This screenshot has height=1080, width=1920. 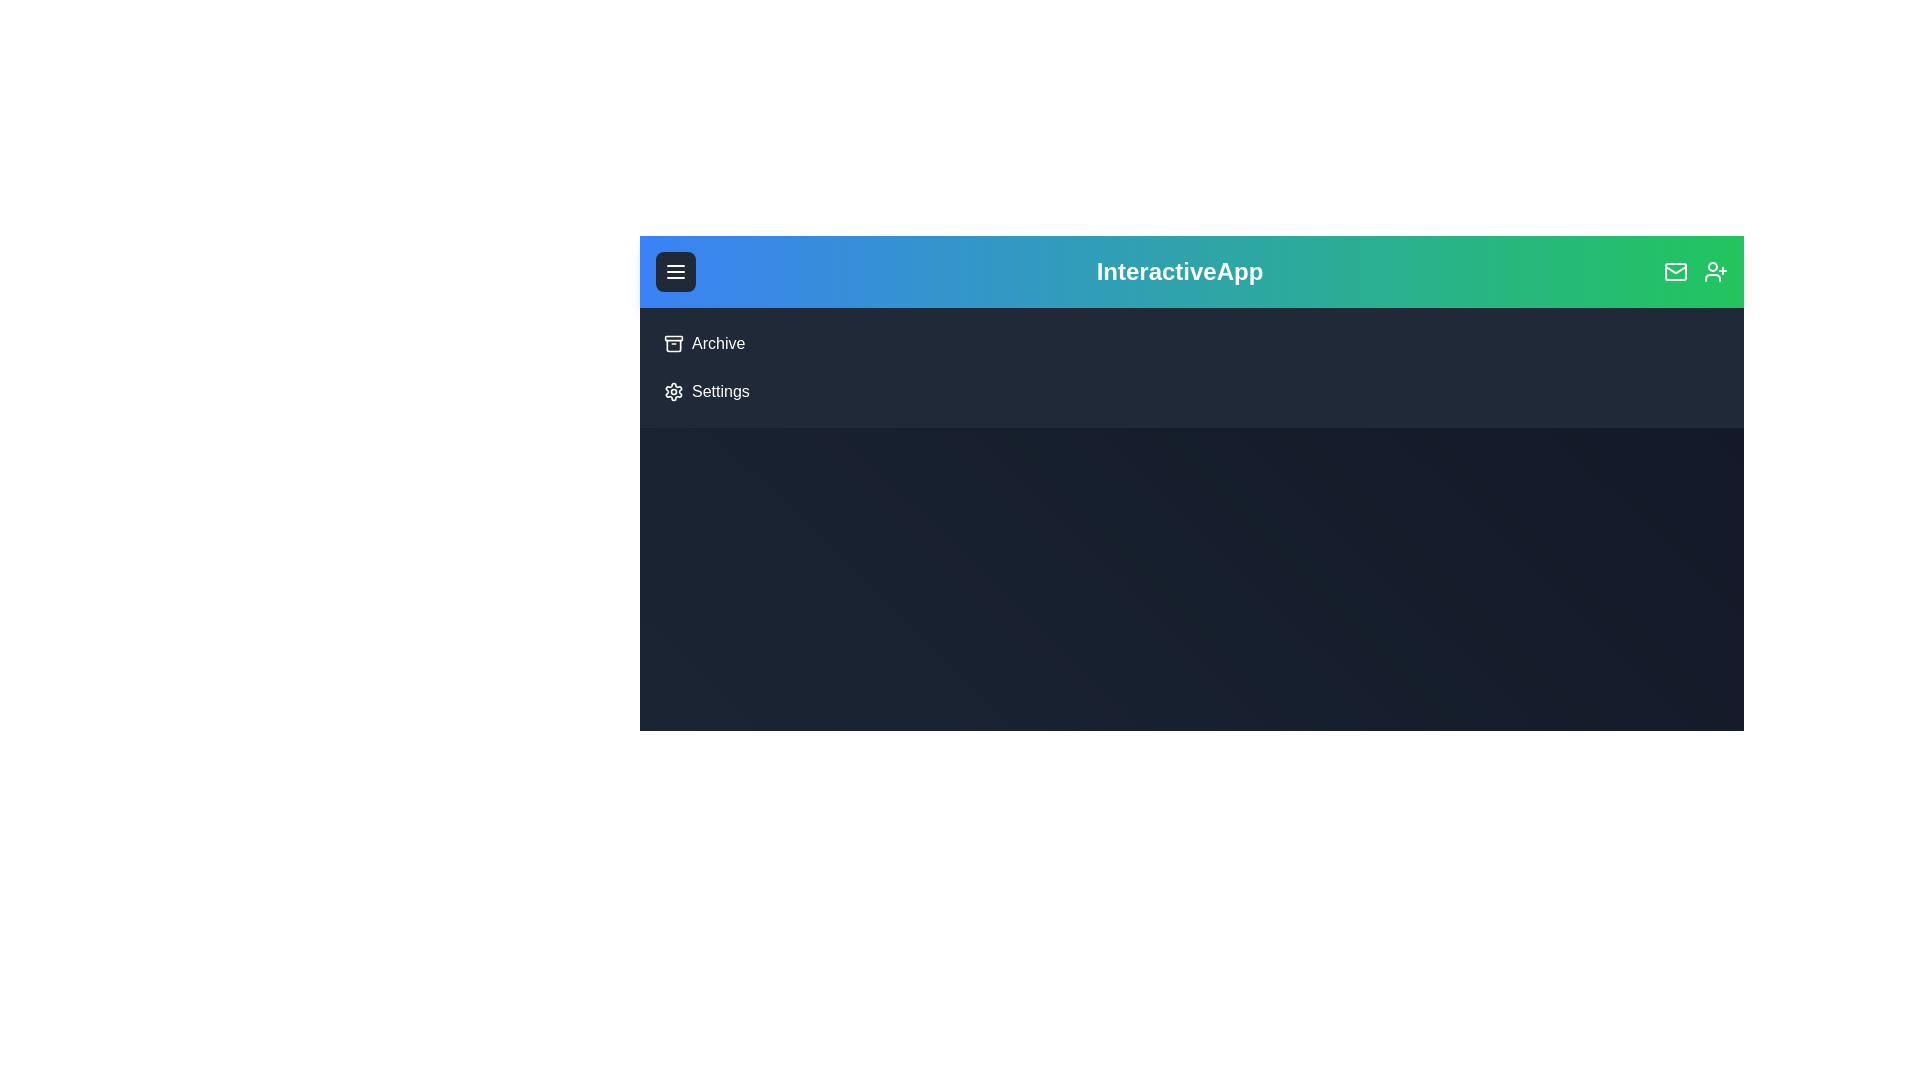 I want to click on the 'Mail' icon, so click(x=1675, y=272).